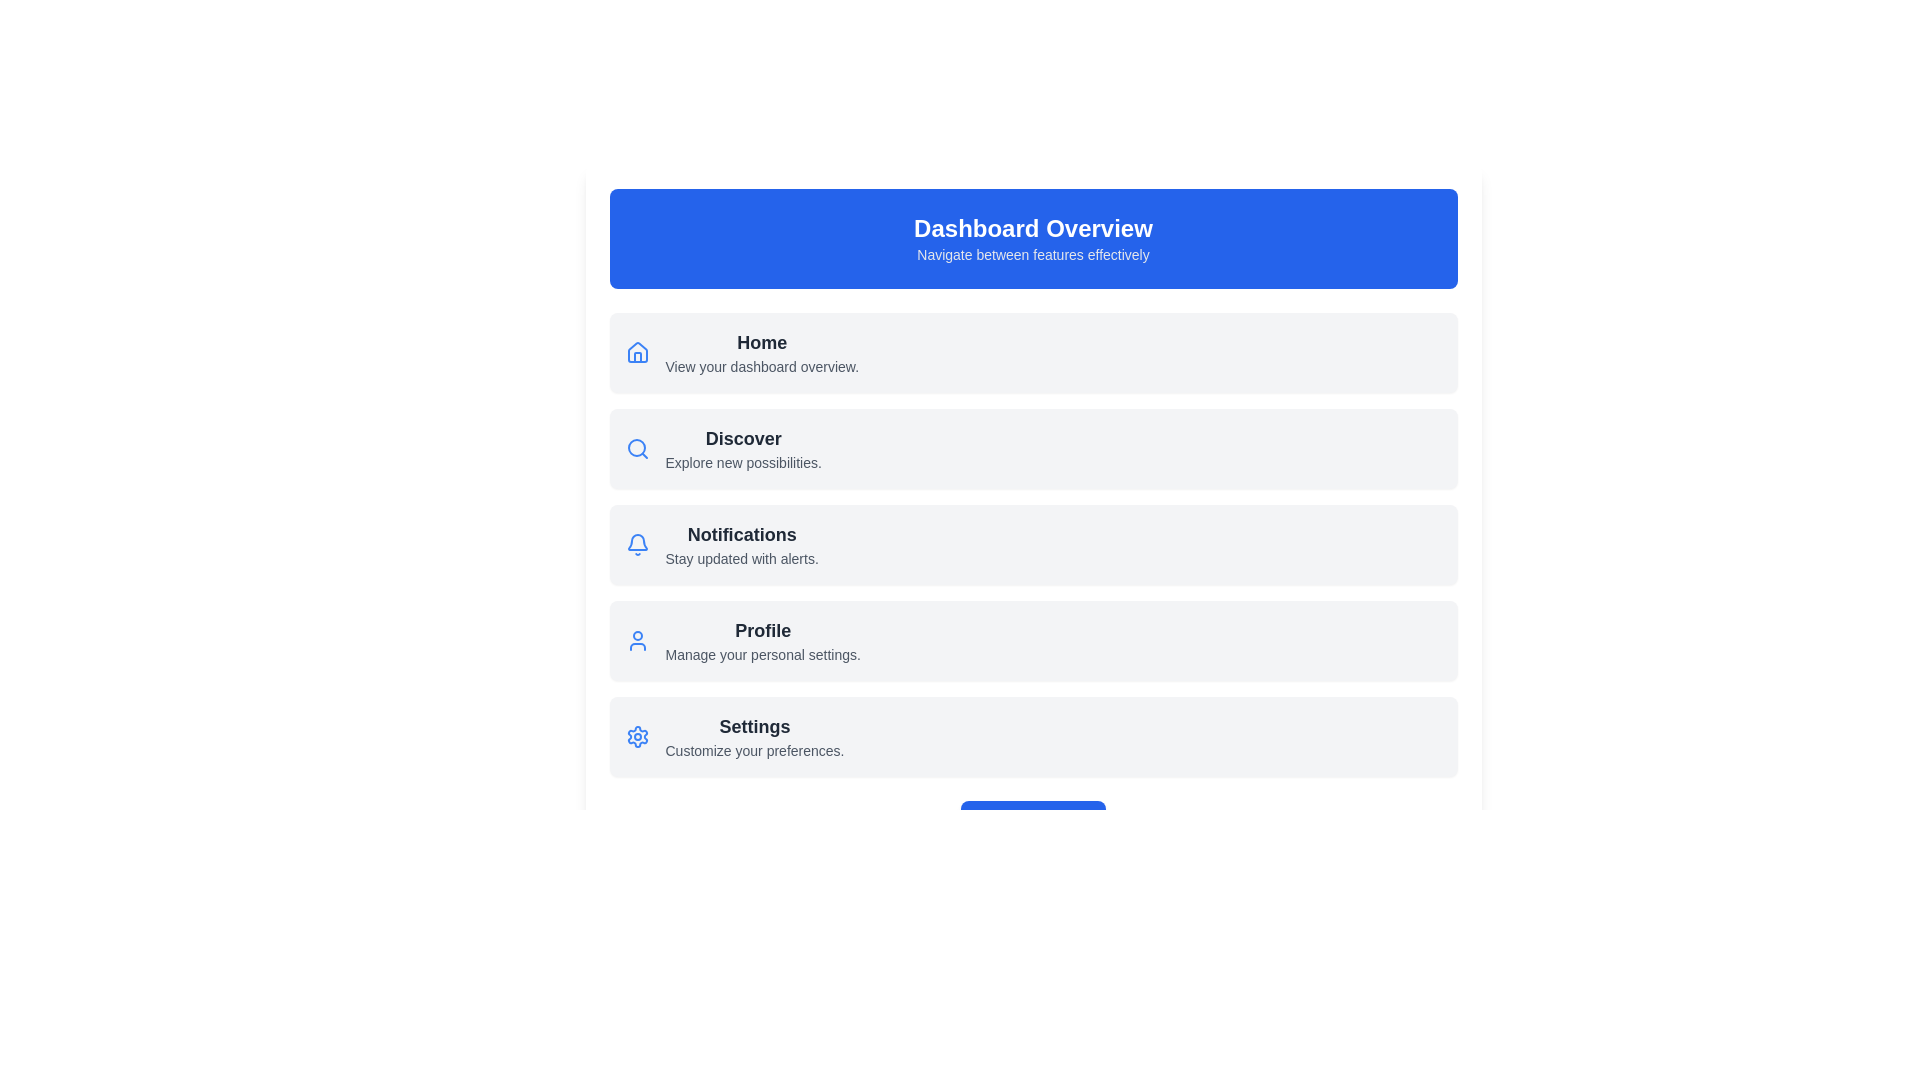 This screenshot has width=1920, height=1080. What do you see at coordinates (762, 631) in the screenshot?
I see `the 'Profile' label in the menu, which is located above 'Manage your personal settings' and next to a user figure icon` at bounding box center [762, 631].